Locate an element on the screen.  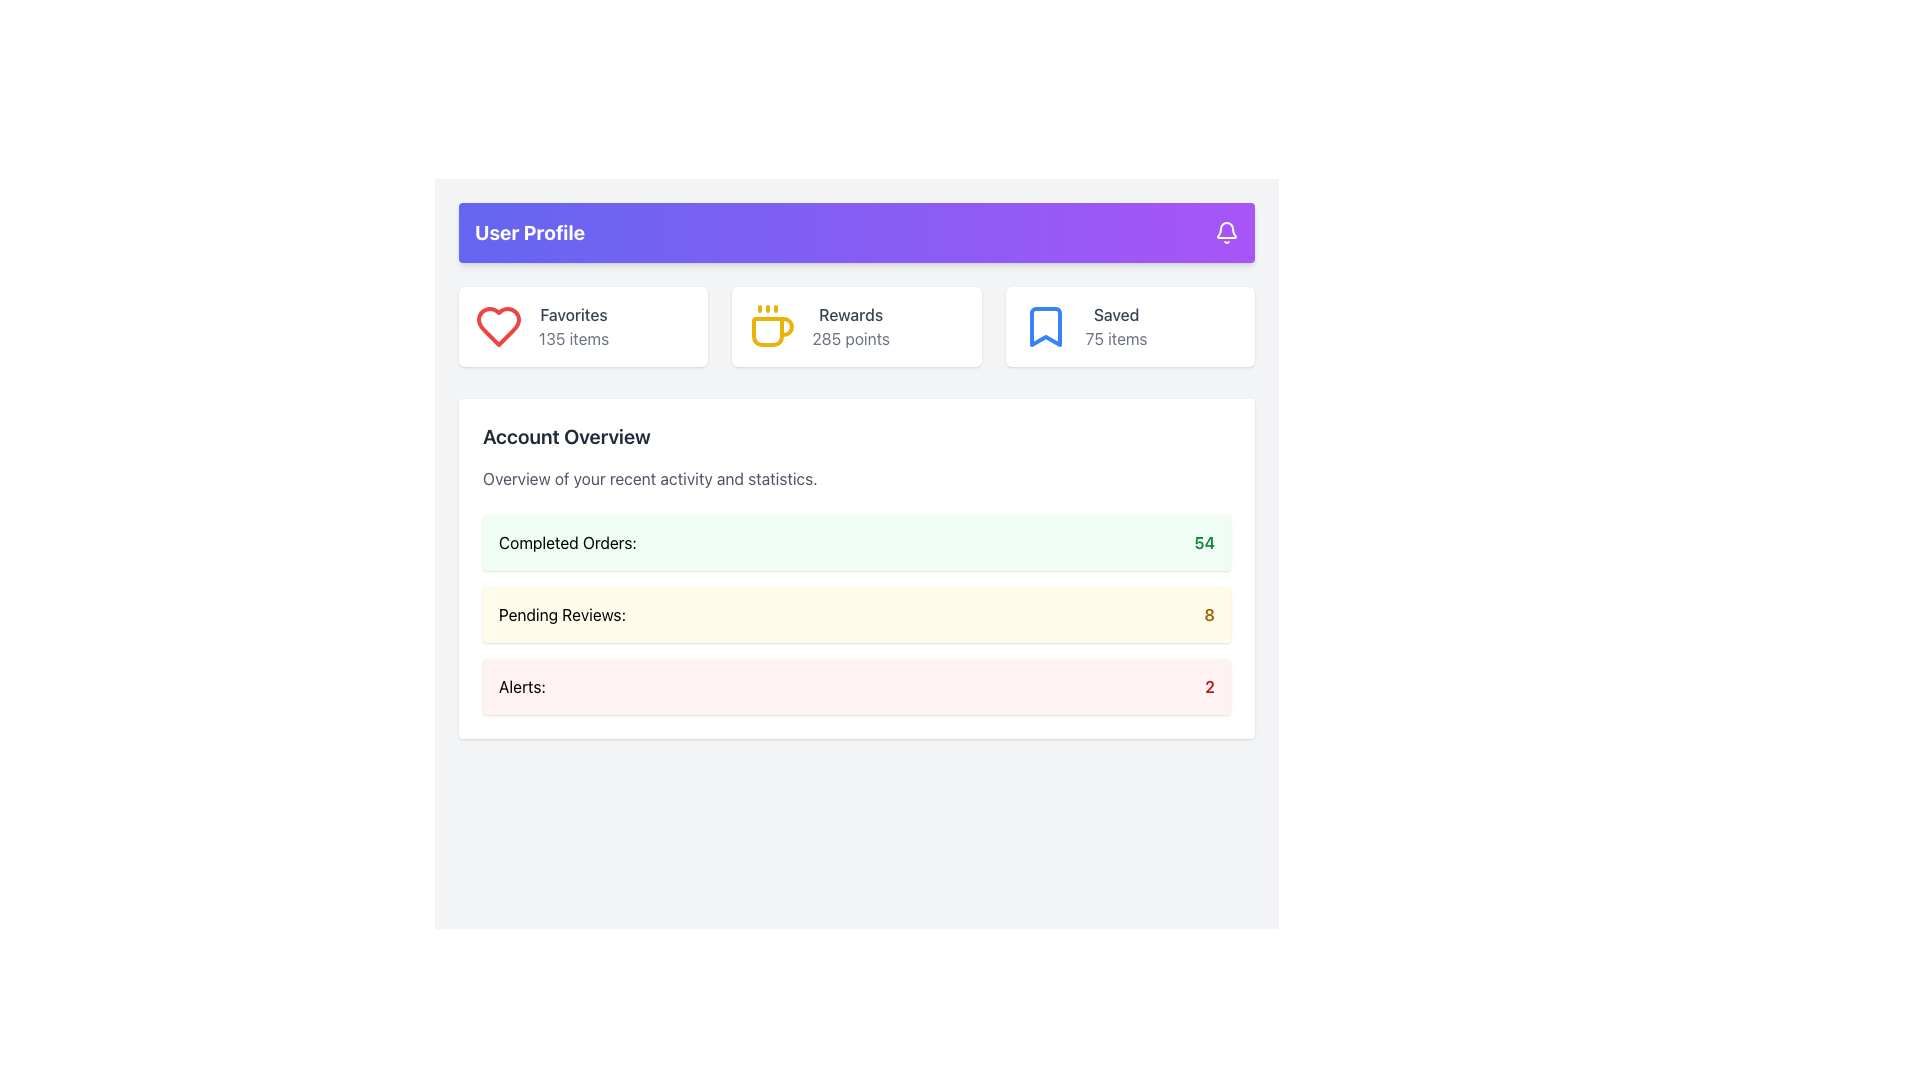
the Informational card displaying the number of pending reviews in the 'Account Overview' section, positioned between the 'Completed Orders' and 'Alerts' cards is located at coordinates (857, 613).